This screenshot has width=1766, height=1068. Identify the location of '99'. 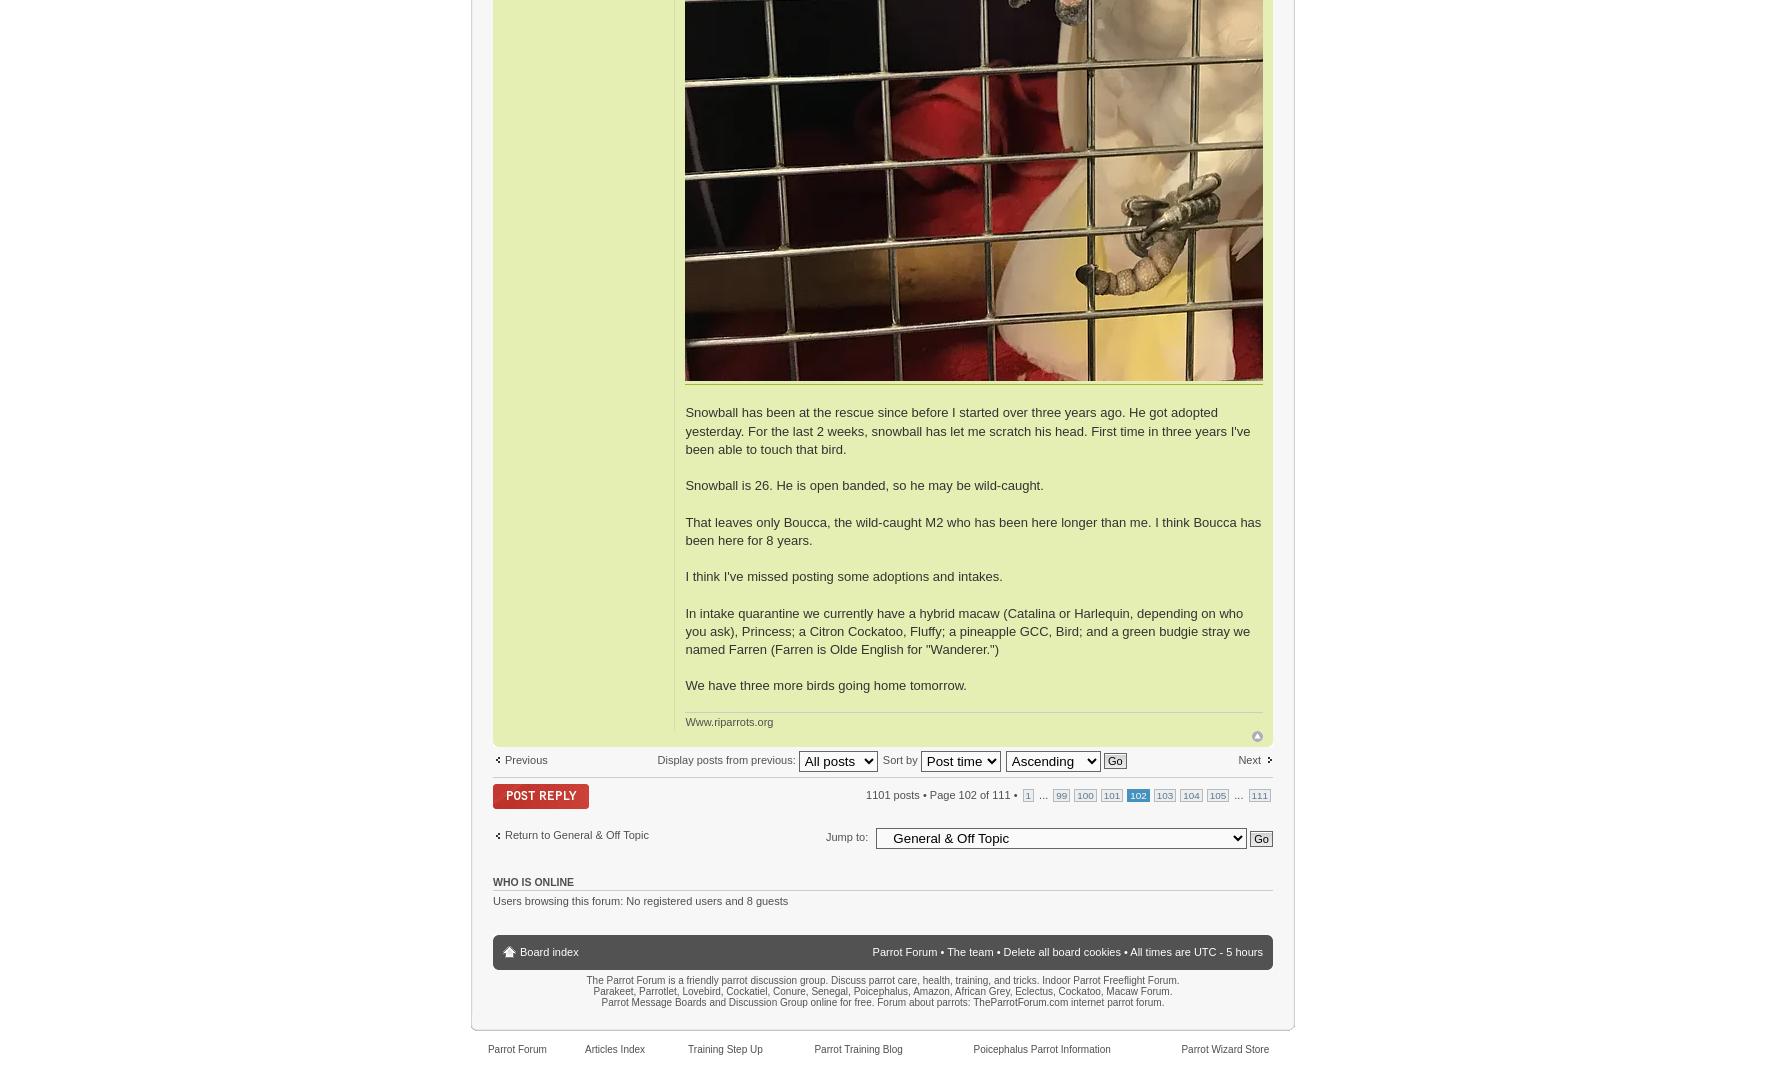
(1060, 794).